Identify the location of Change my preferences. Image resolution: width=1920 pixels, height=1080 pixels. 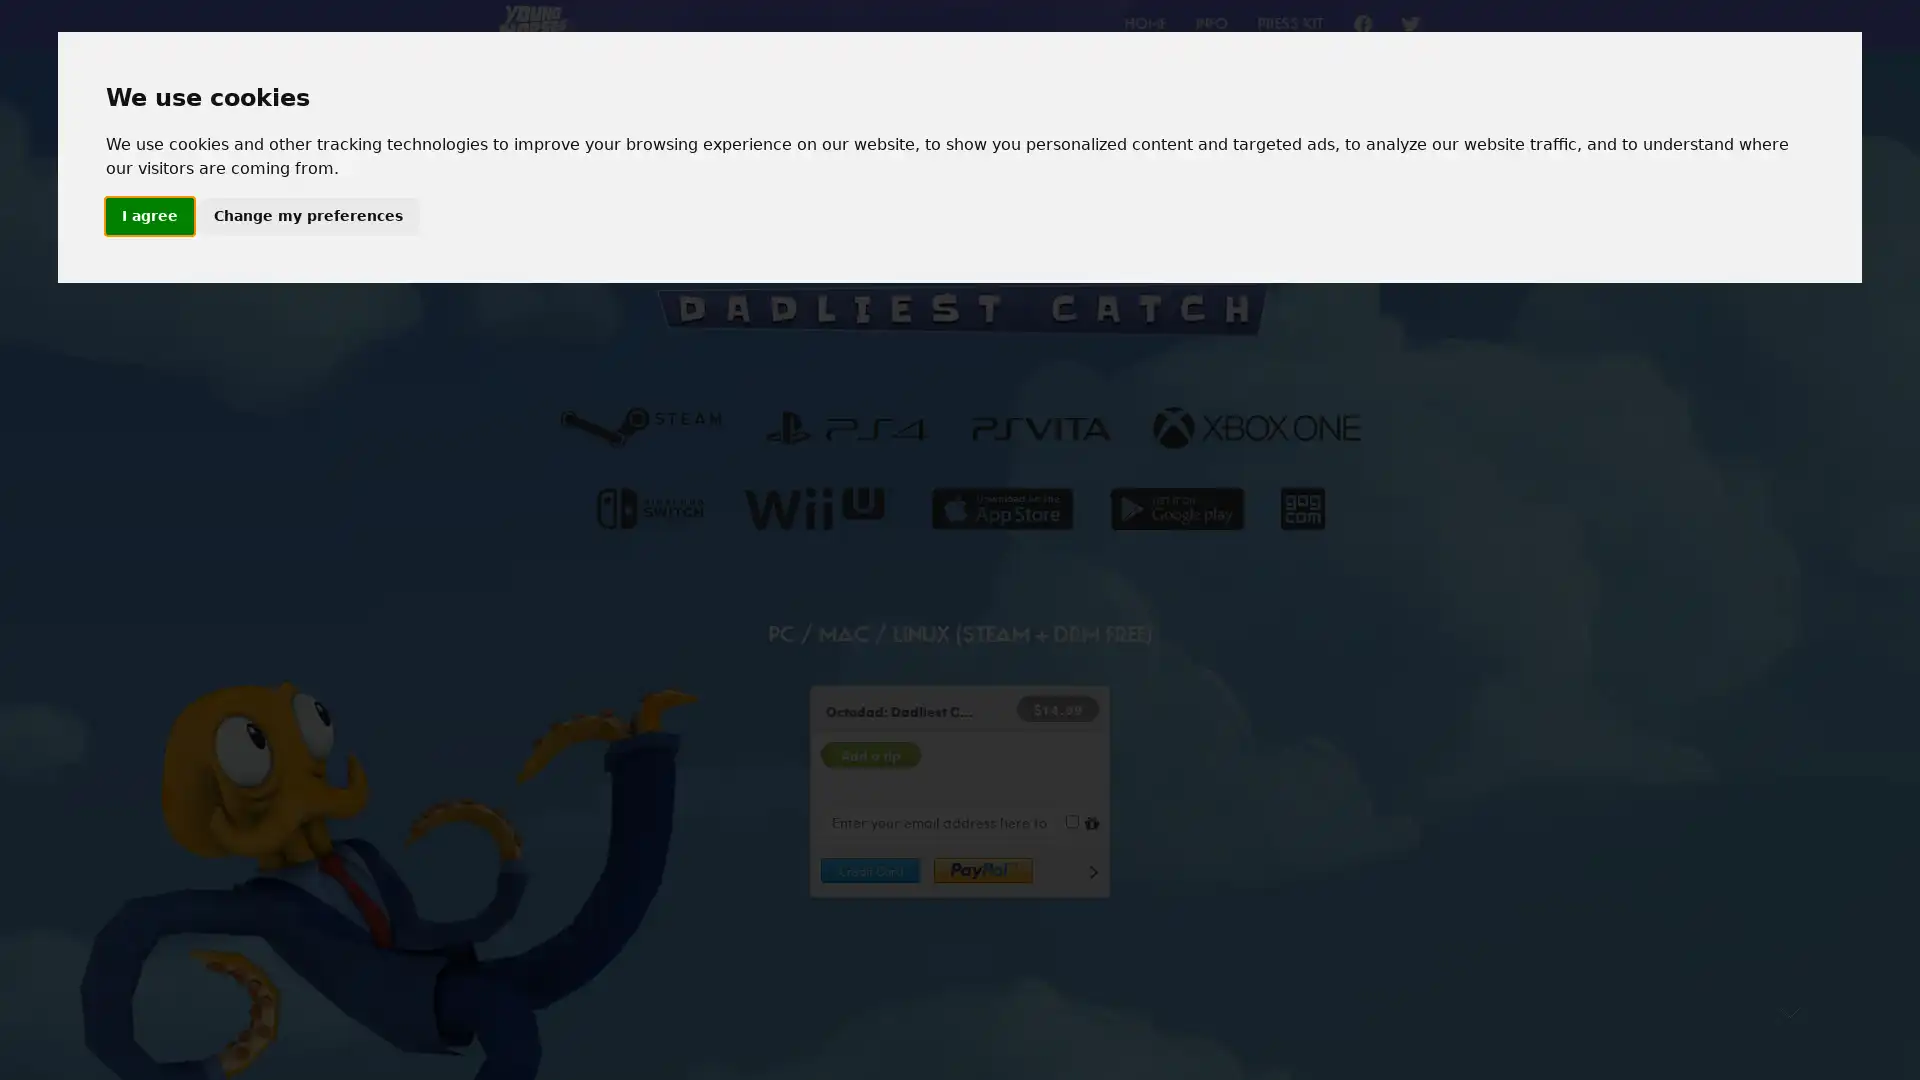
(306, 216).